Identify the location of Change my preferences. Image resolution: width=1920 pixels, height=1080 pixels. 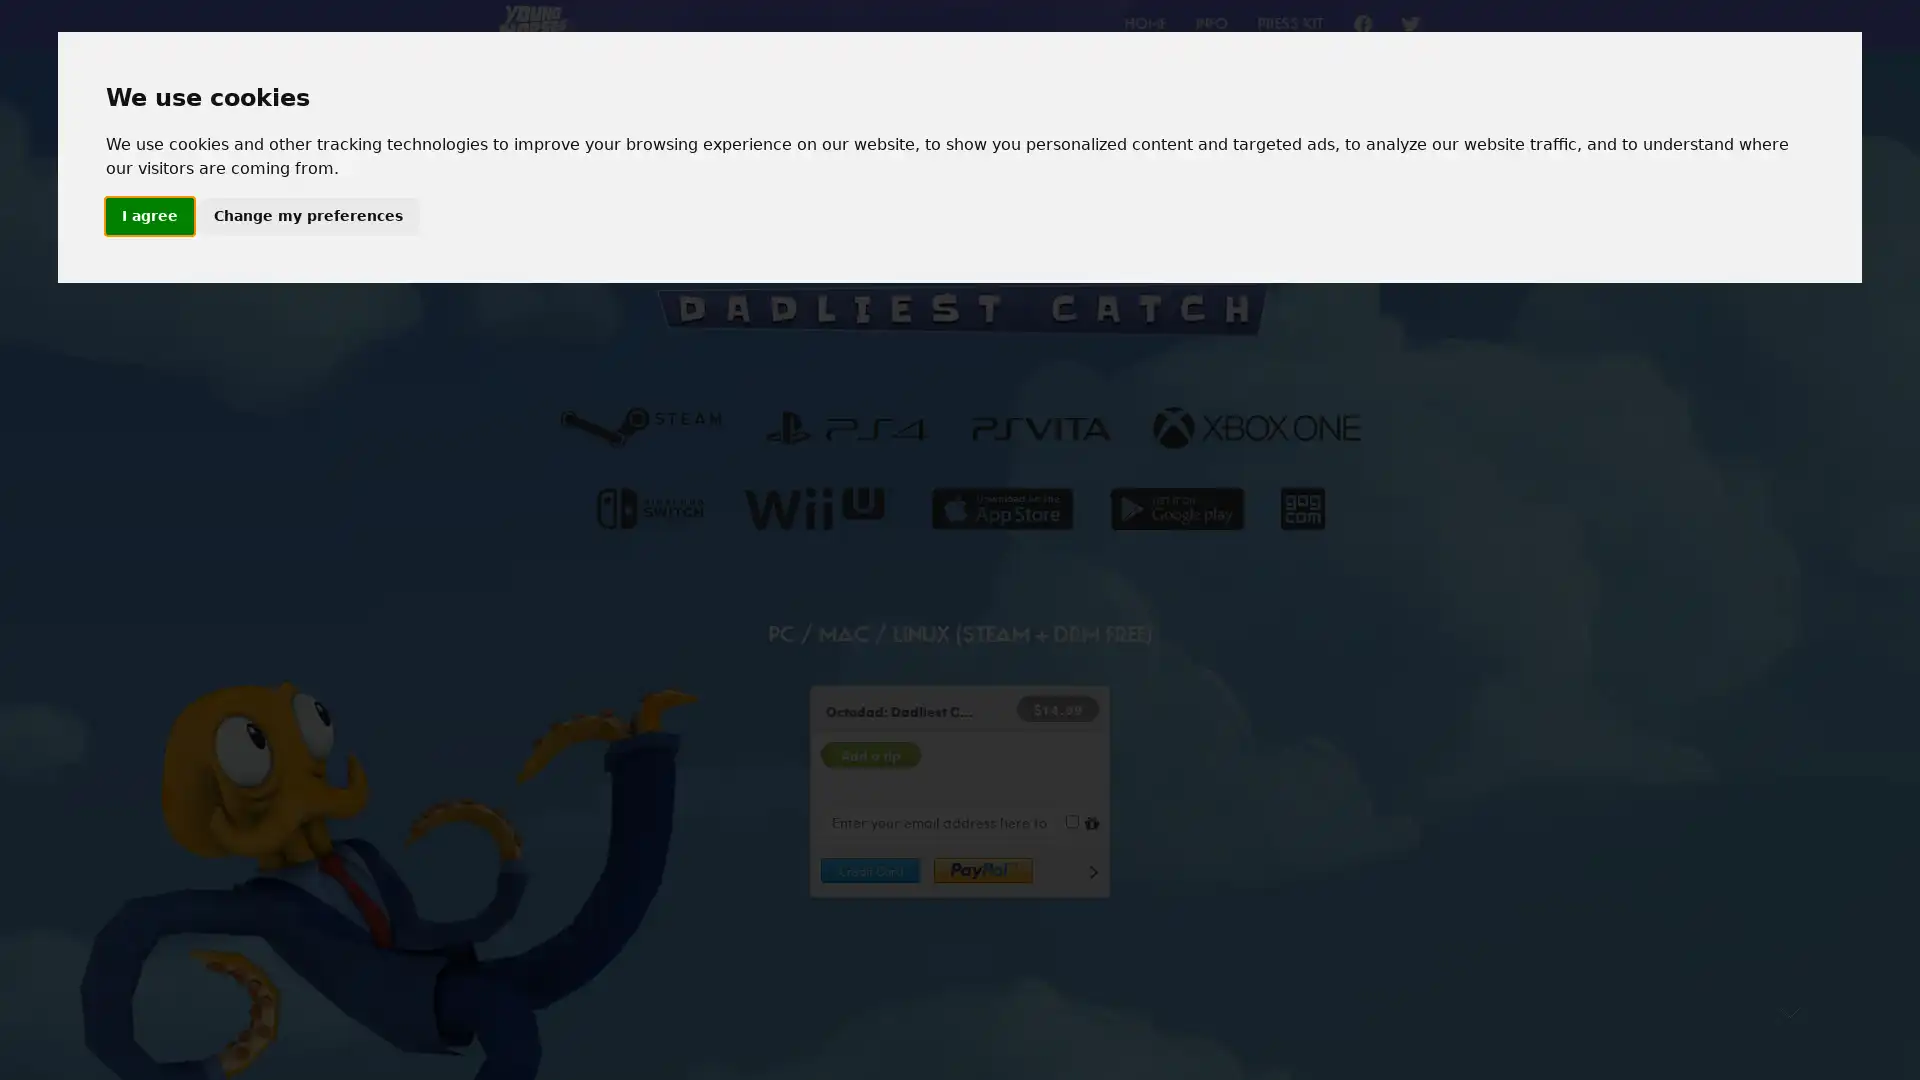
(306, 216).